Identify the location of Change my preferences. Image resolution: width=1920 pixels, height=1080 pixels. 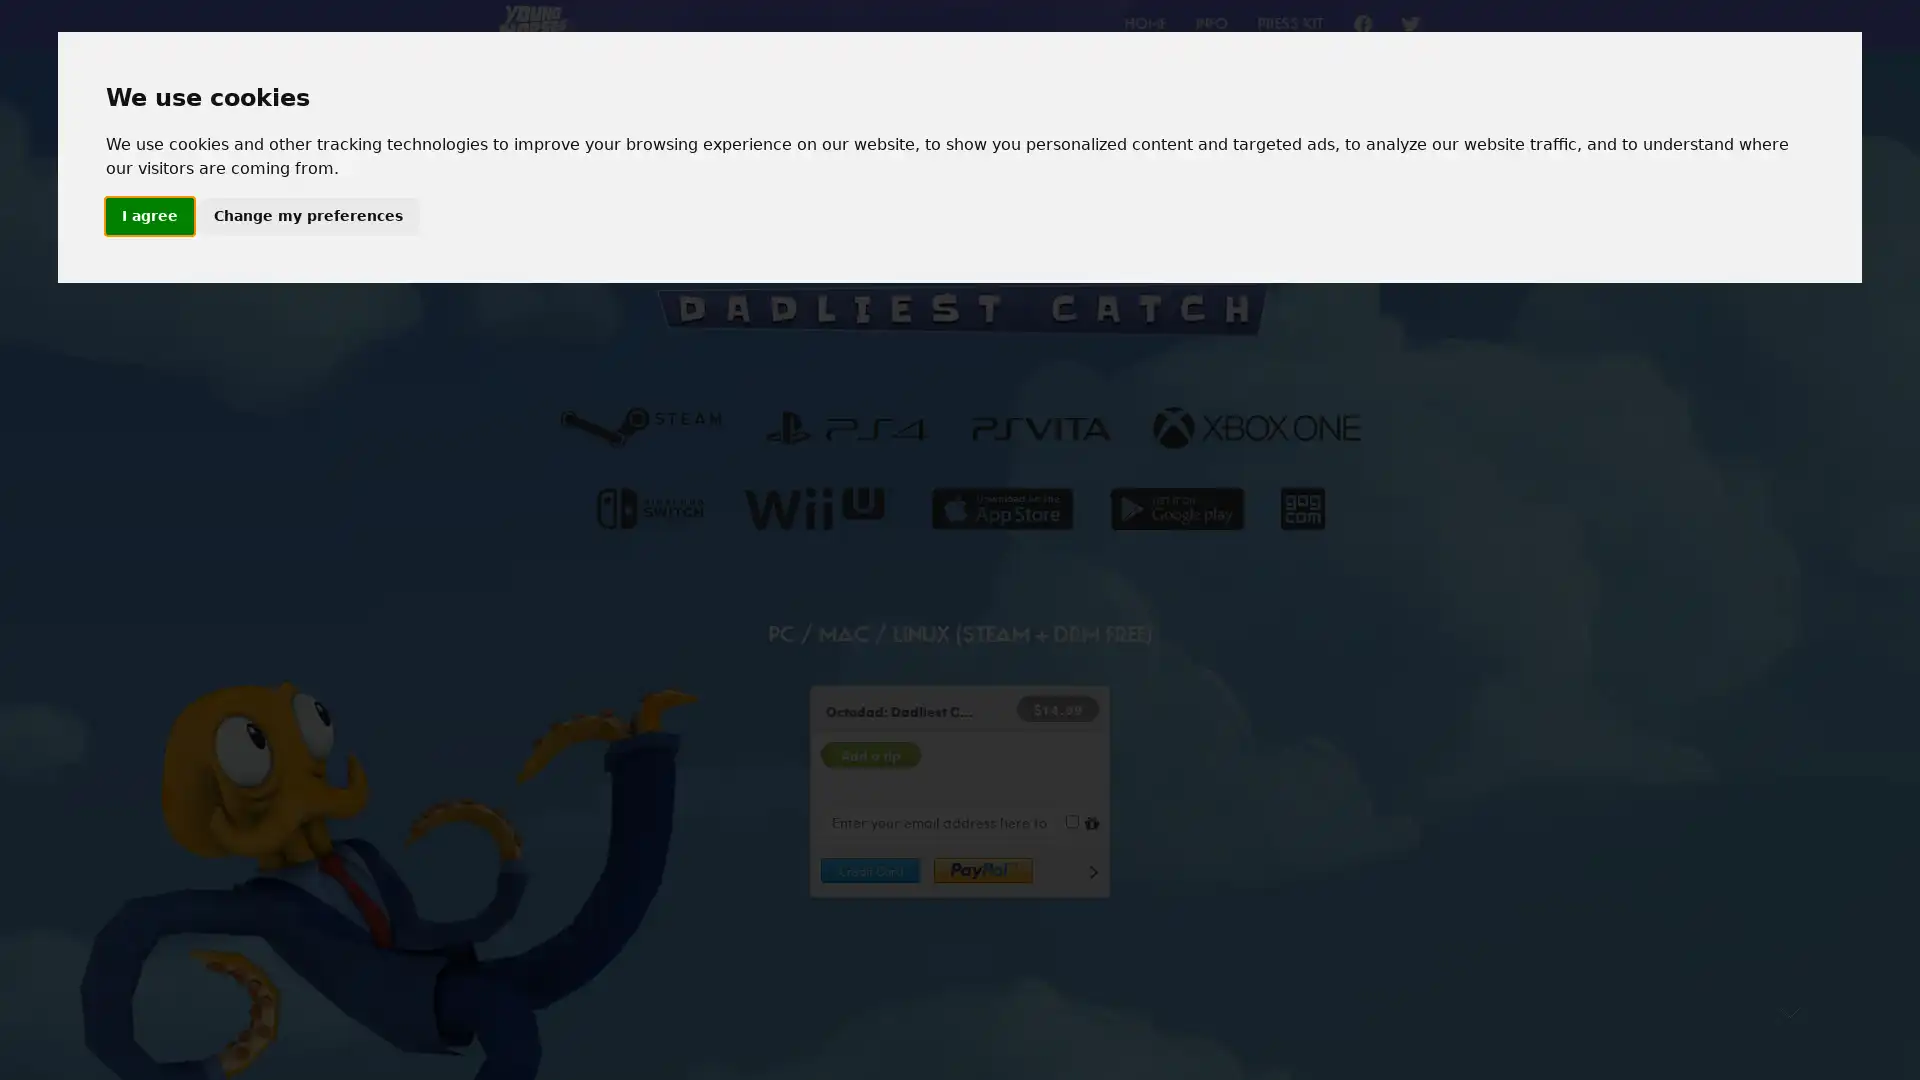
(306, 216).